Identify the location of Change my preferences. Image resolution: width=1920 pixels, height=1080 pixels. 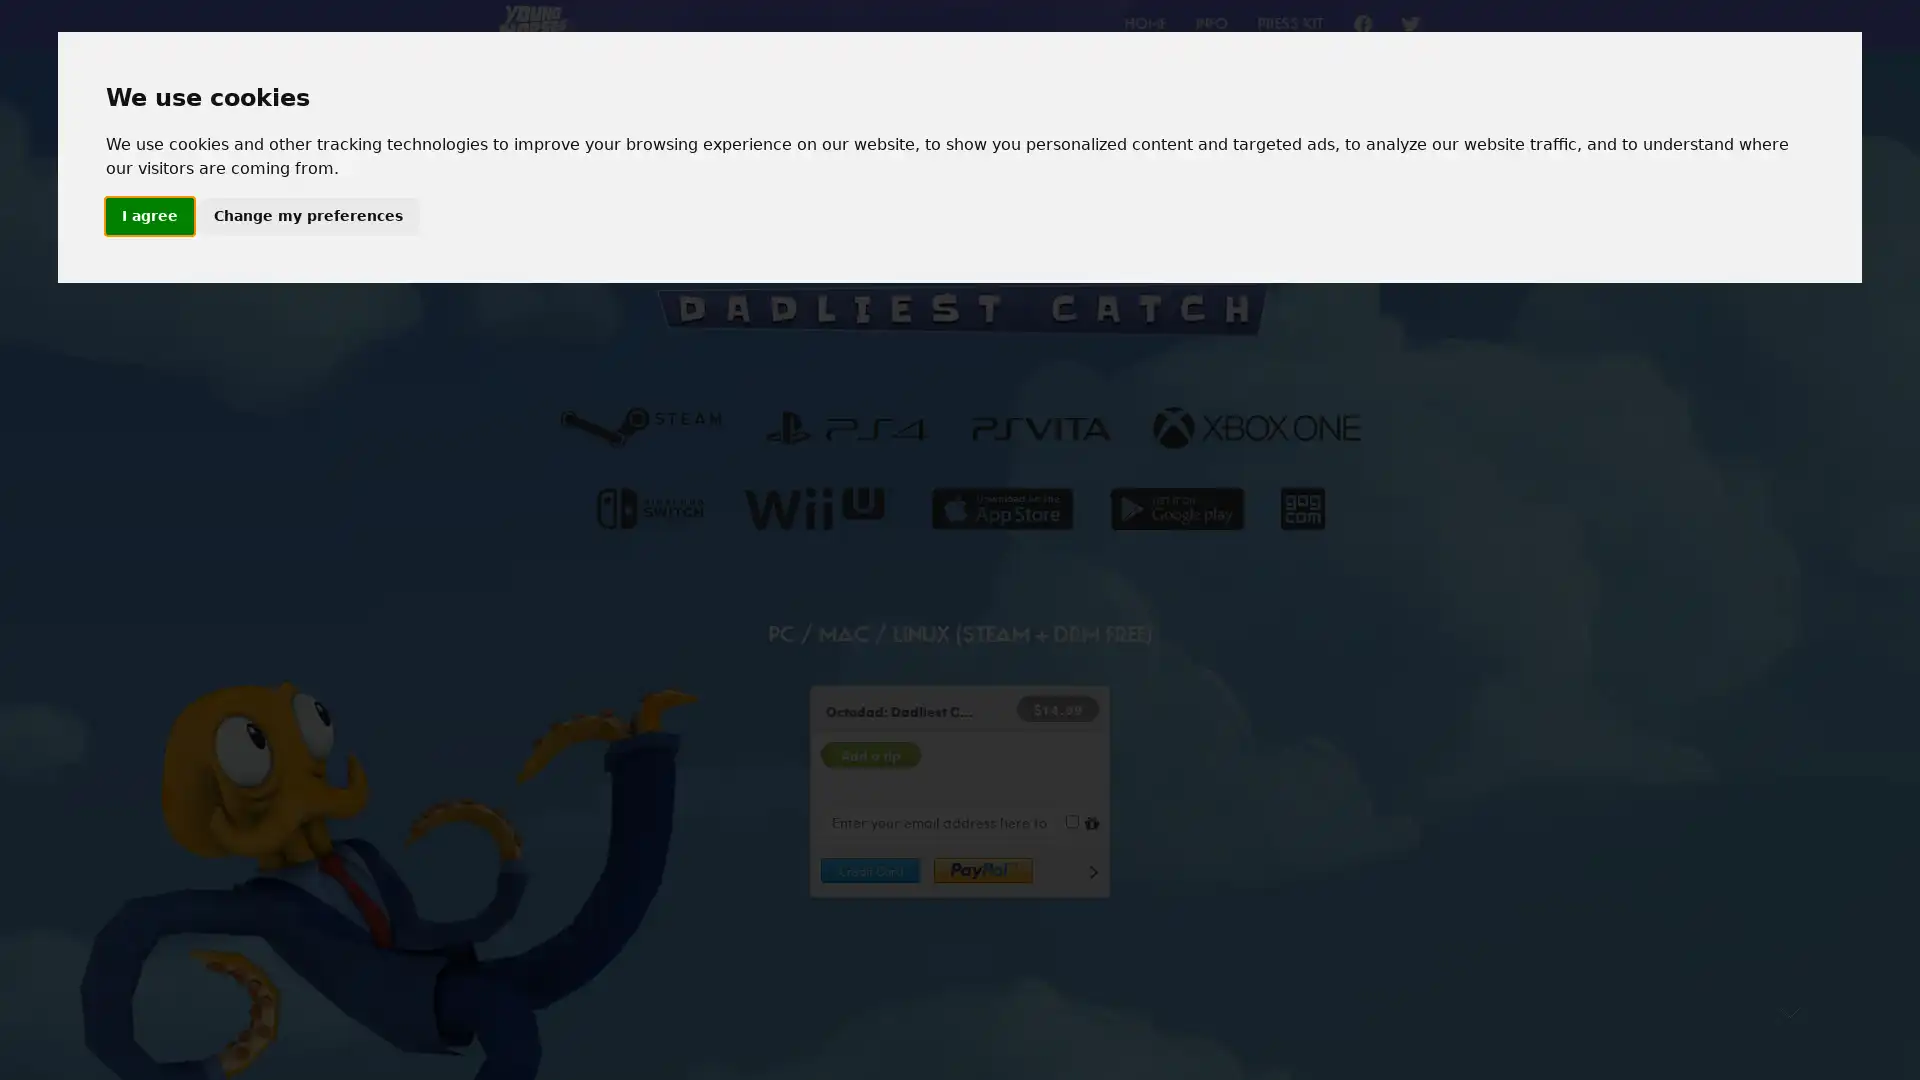
(306, 216).